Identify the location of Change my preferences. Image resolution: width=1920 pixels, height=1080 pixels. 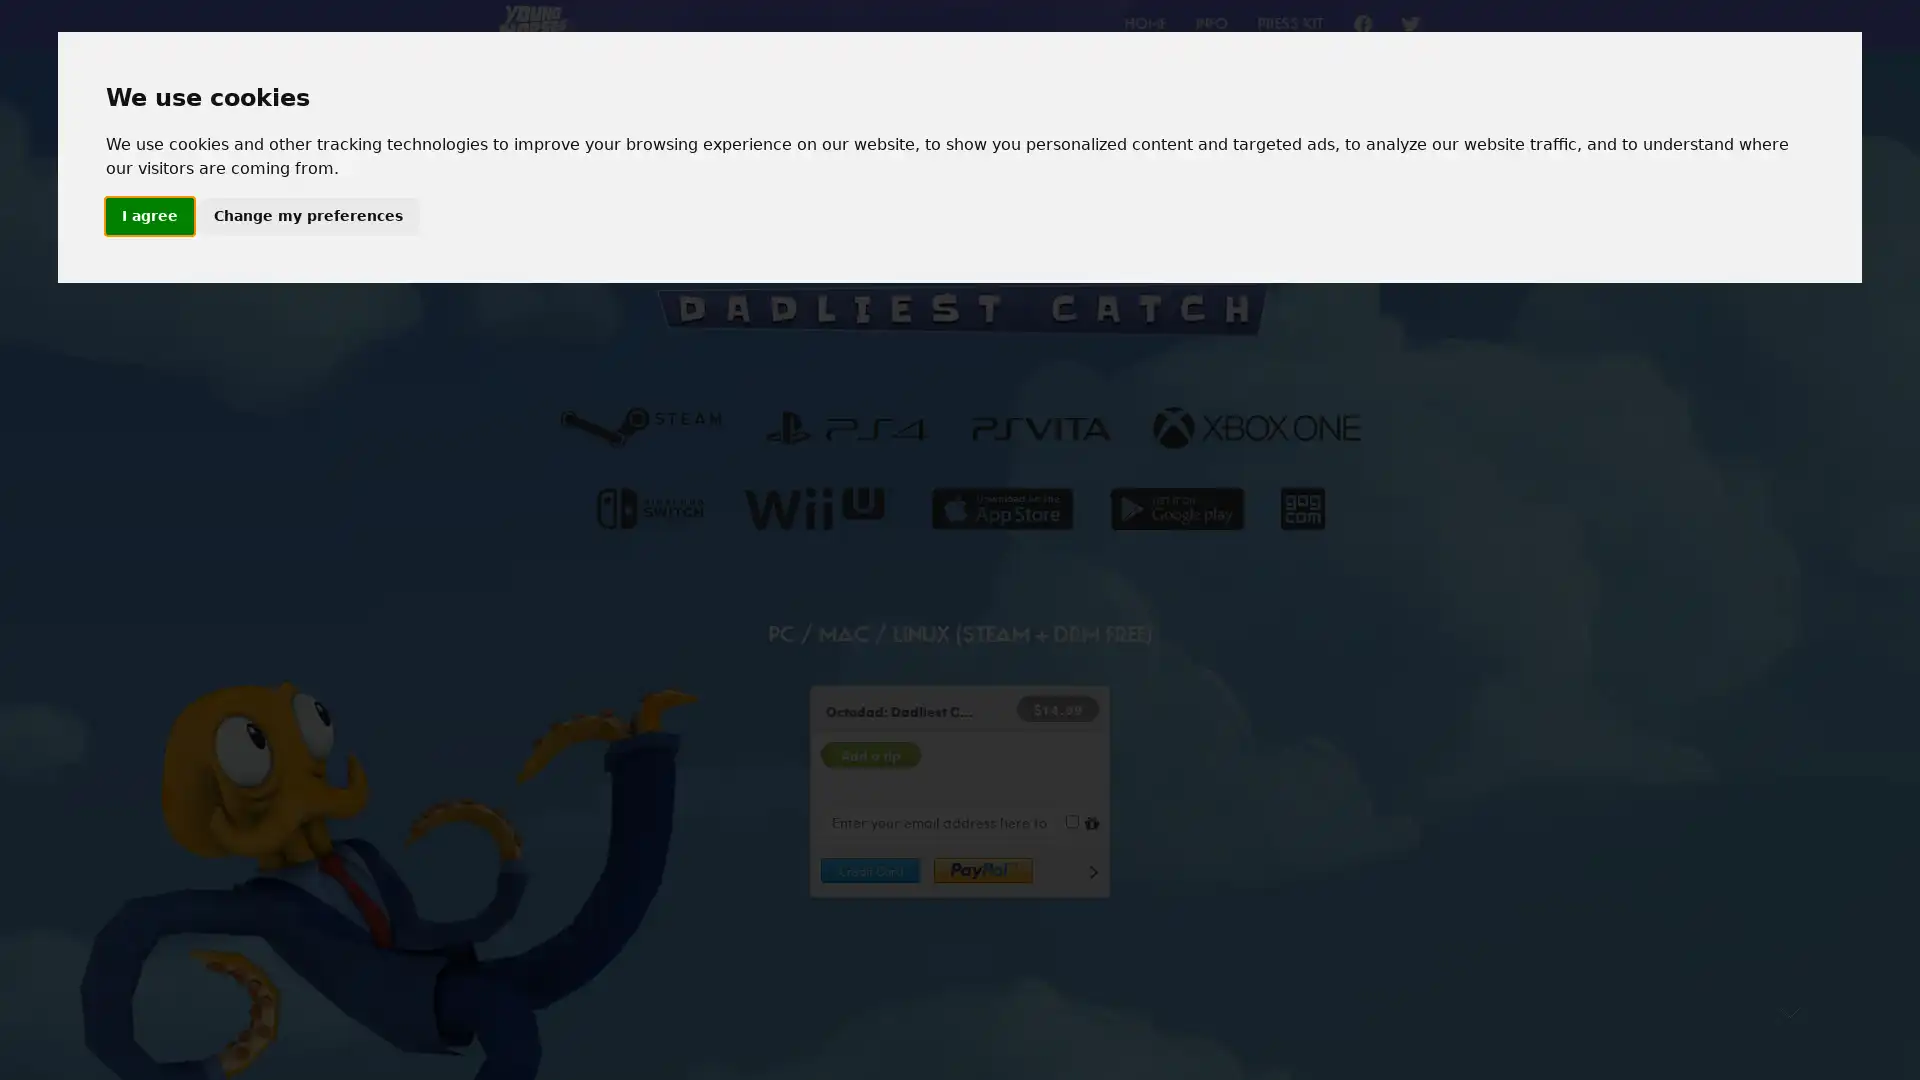
(306, 216).